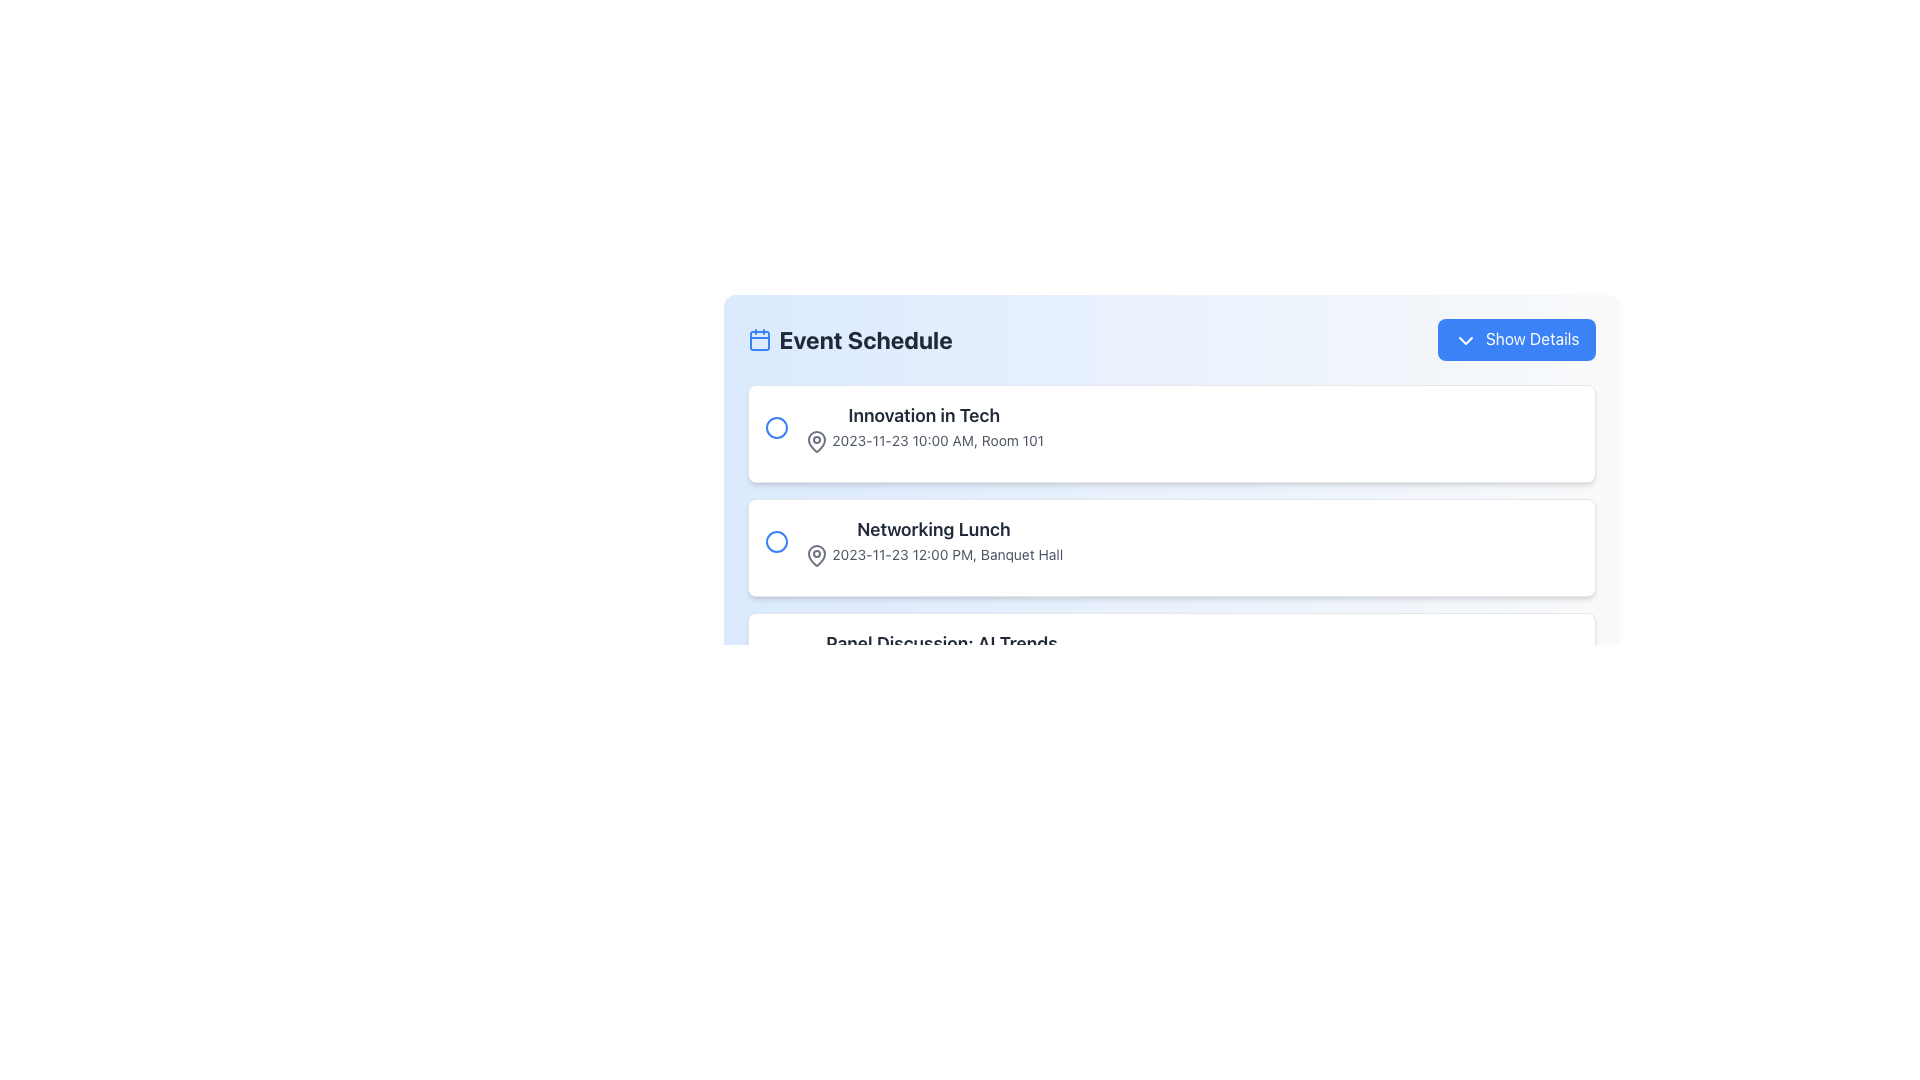  Describe the element at coordinates (775, 655) in the screenshot. I see `the circular element with a blue border that indicates selection or status, located to the left of the event title in the third visible event entry` at that location.